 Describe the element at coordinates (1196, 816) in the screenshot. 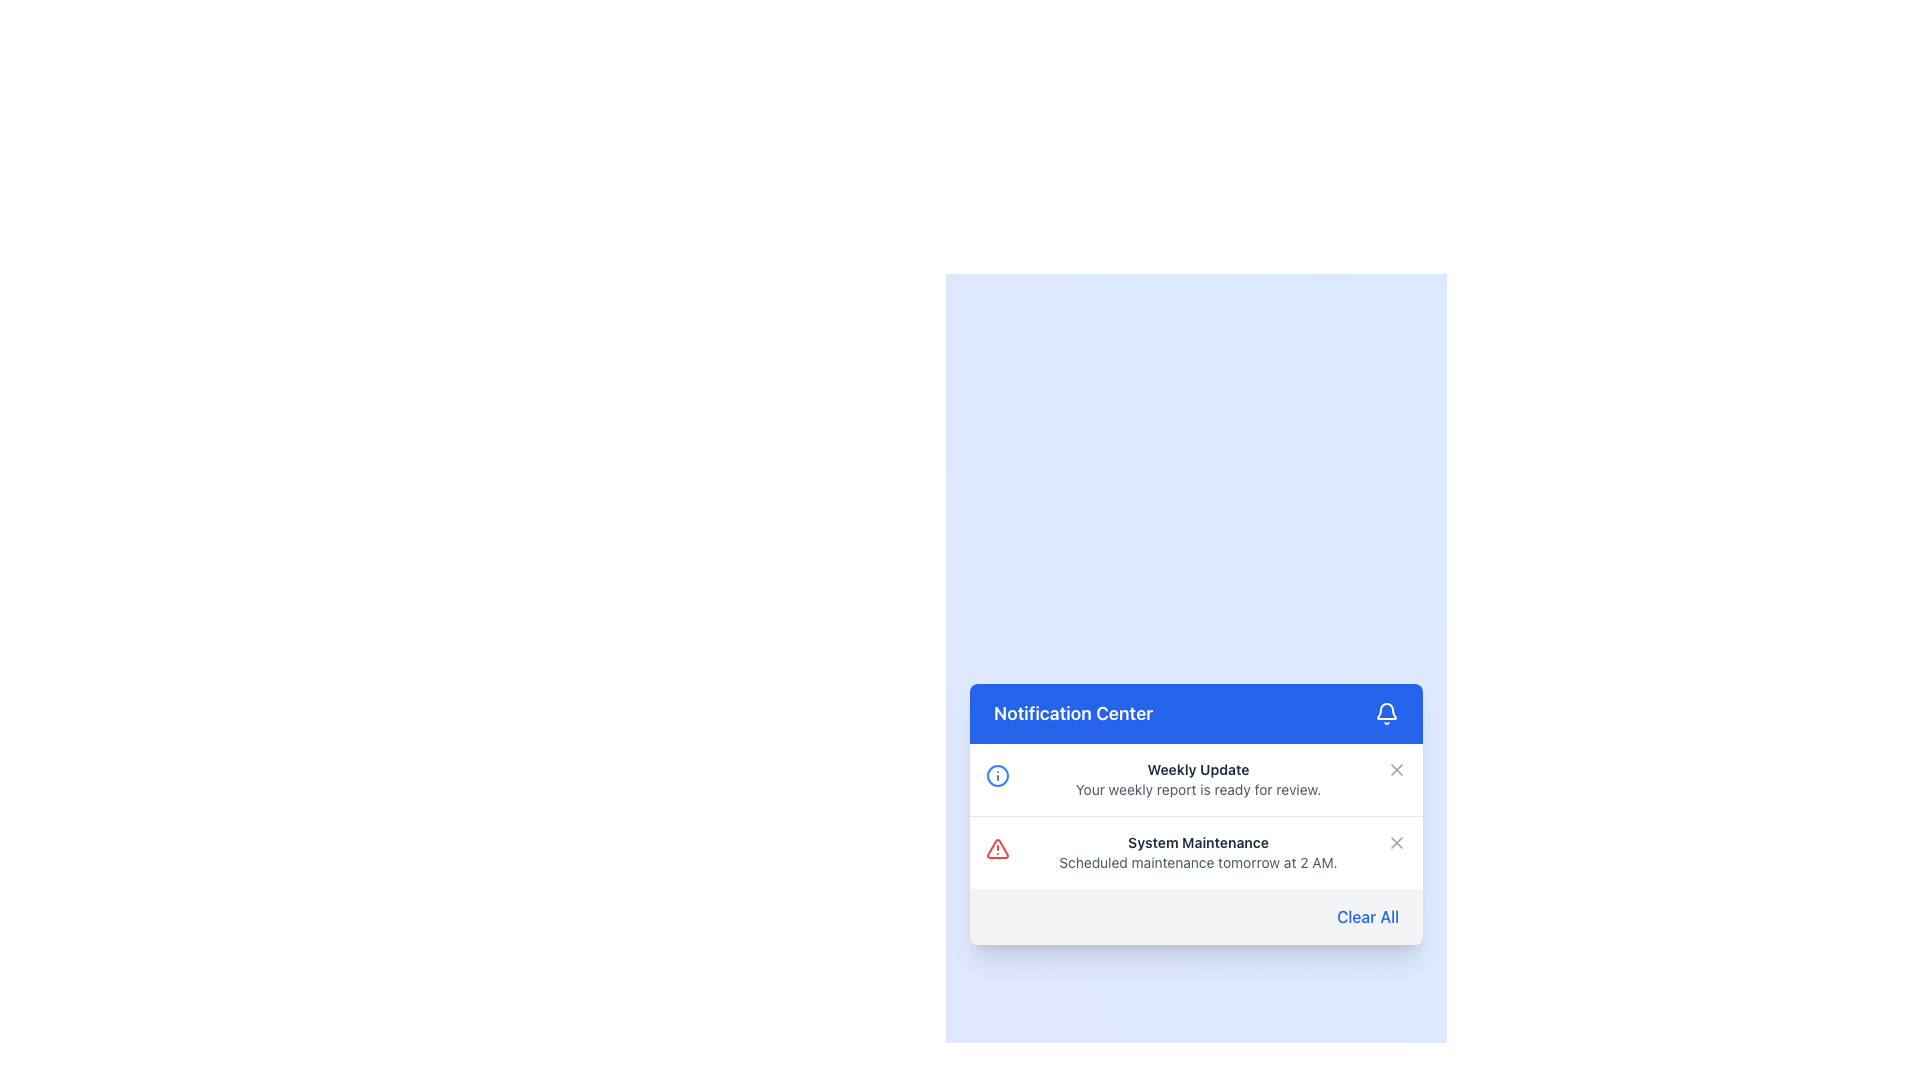

I see `the notification titled 'System Maintenance' within the 'Notification Center'` at that location.